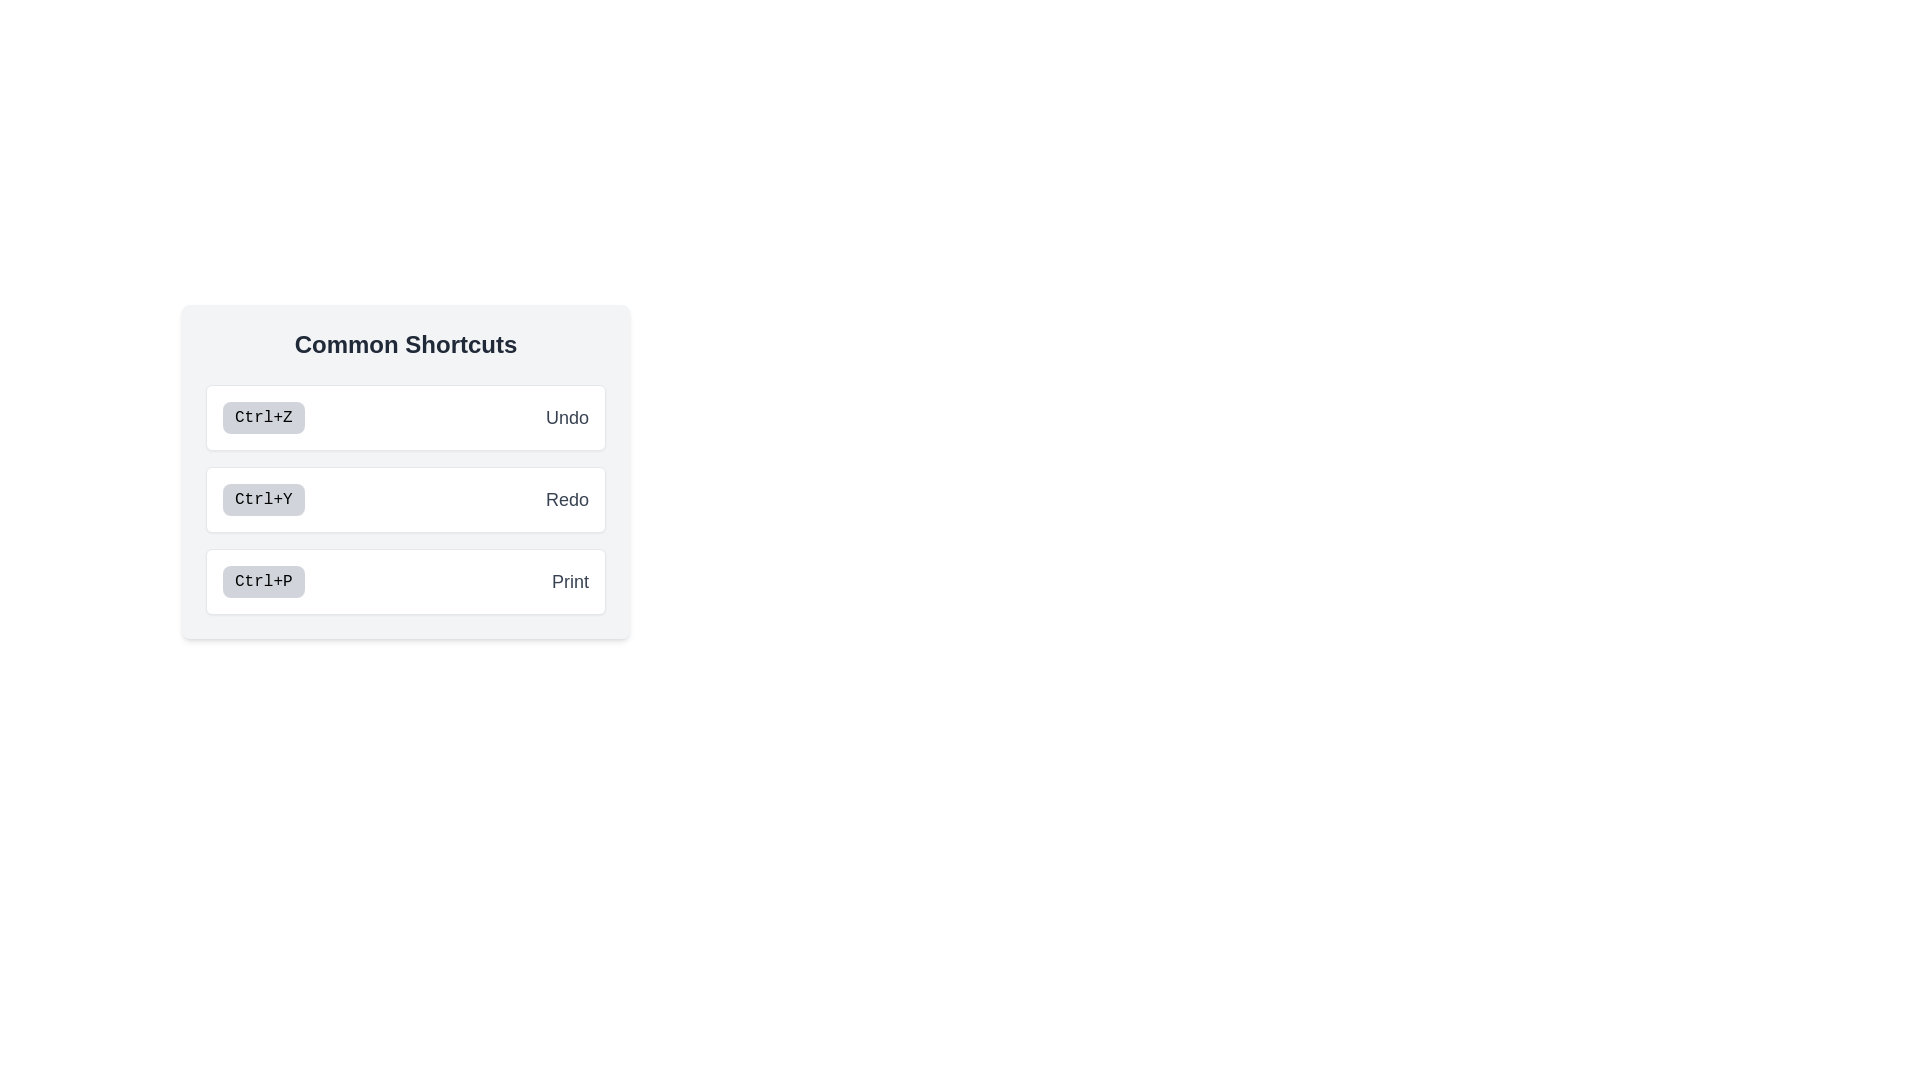  I want to click on the text label that describes the 'Ctrl+Z' keyboard shortcut, indicating its purpose as 'Undo', which is located in the first row of a panel listing keyboard shortcuts, so click(566, 416).